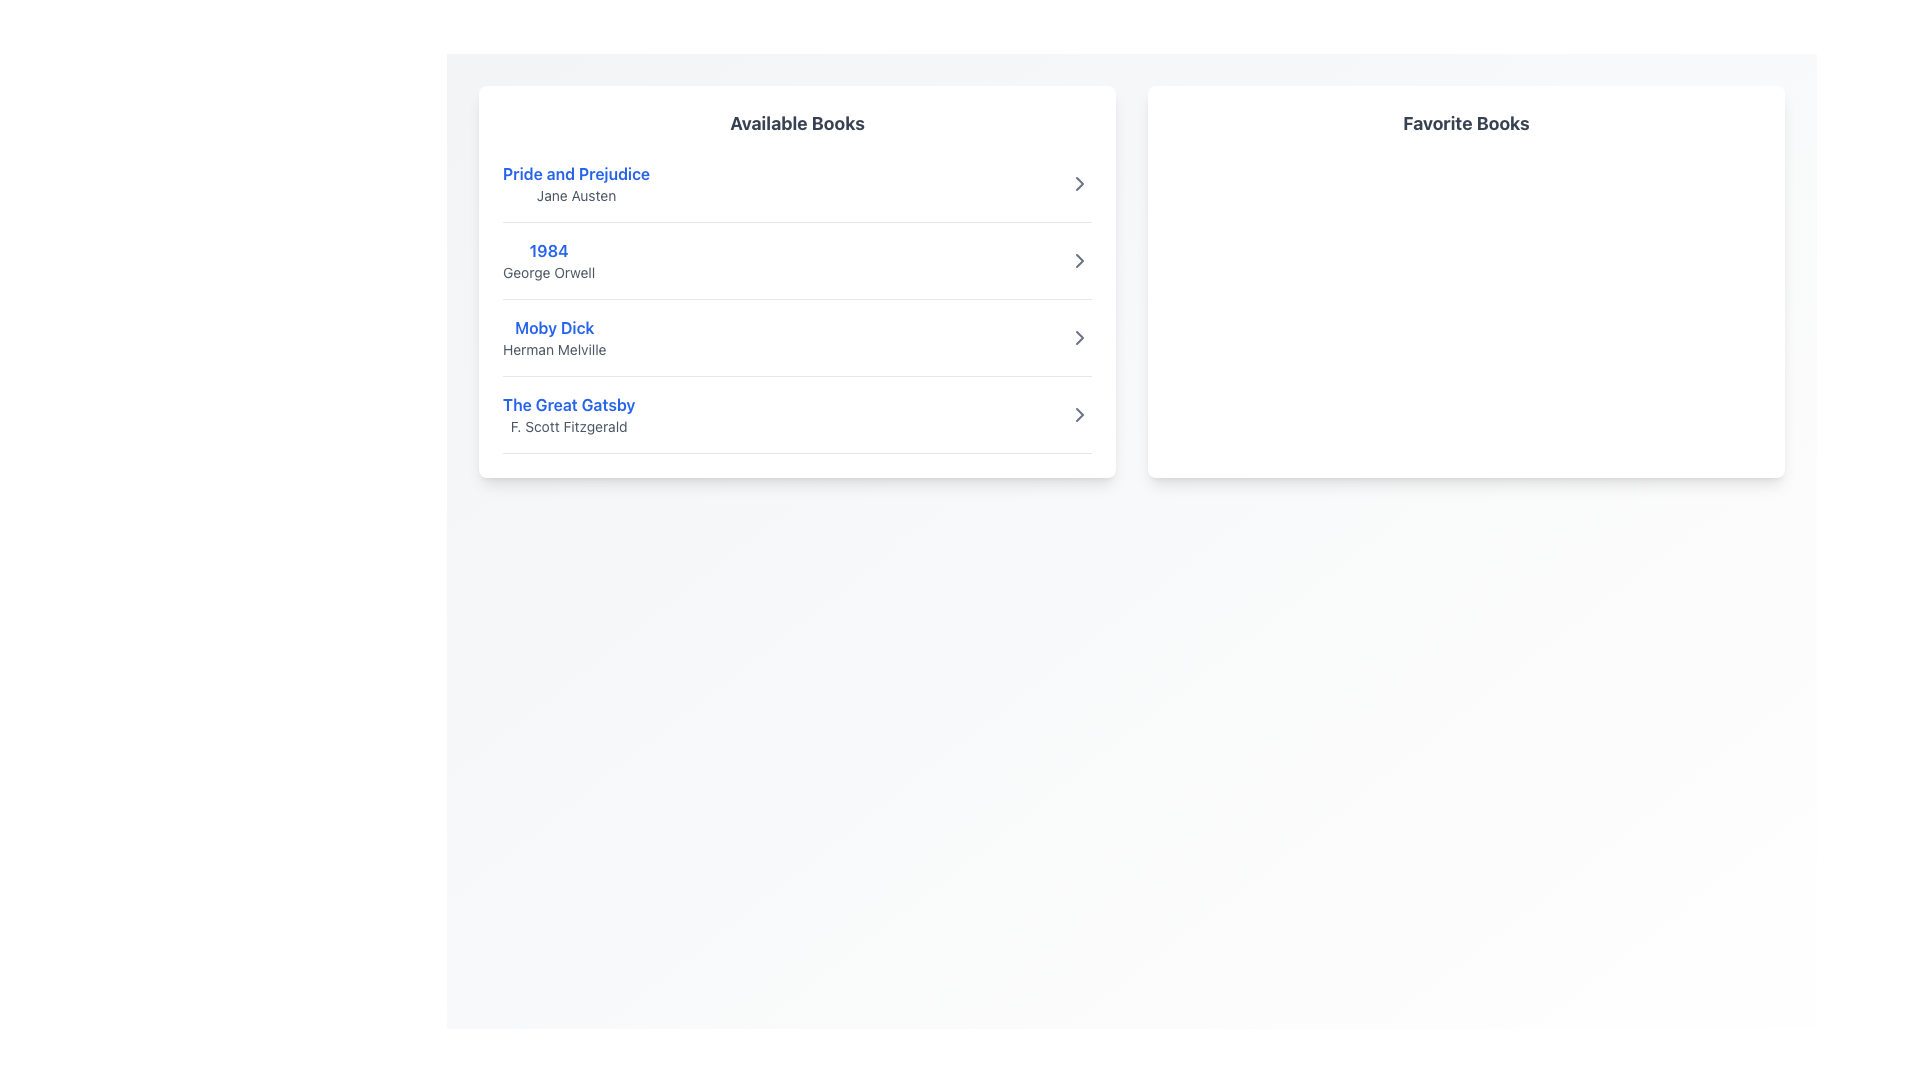 The width and height of the screenshot is (1920, 1080). What do you see at coordinates (1079, 184) in the screenshot?
I see `the rightward-pointing chevron arrow located on the far right side of the second entry in the 'Available Books' list` at bounding box center [1079, 184].